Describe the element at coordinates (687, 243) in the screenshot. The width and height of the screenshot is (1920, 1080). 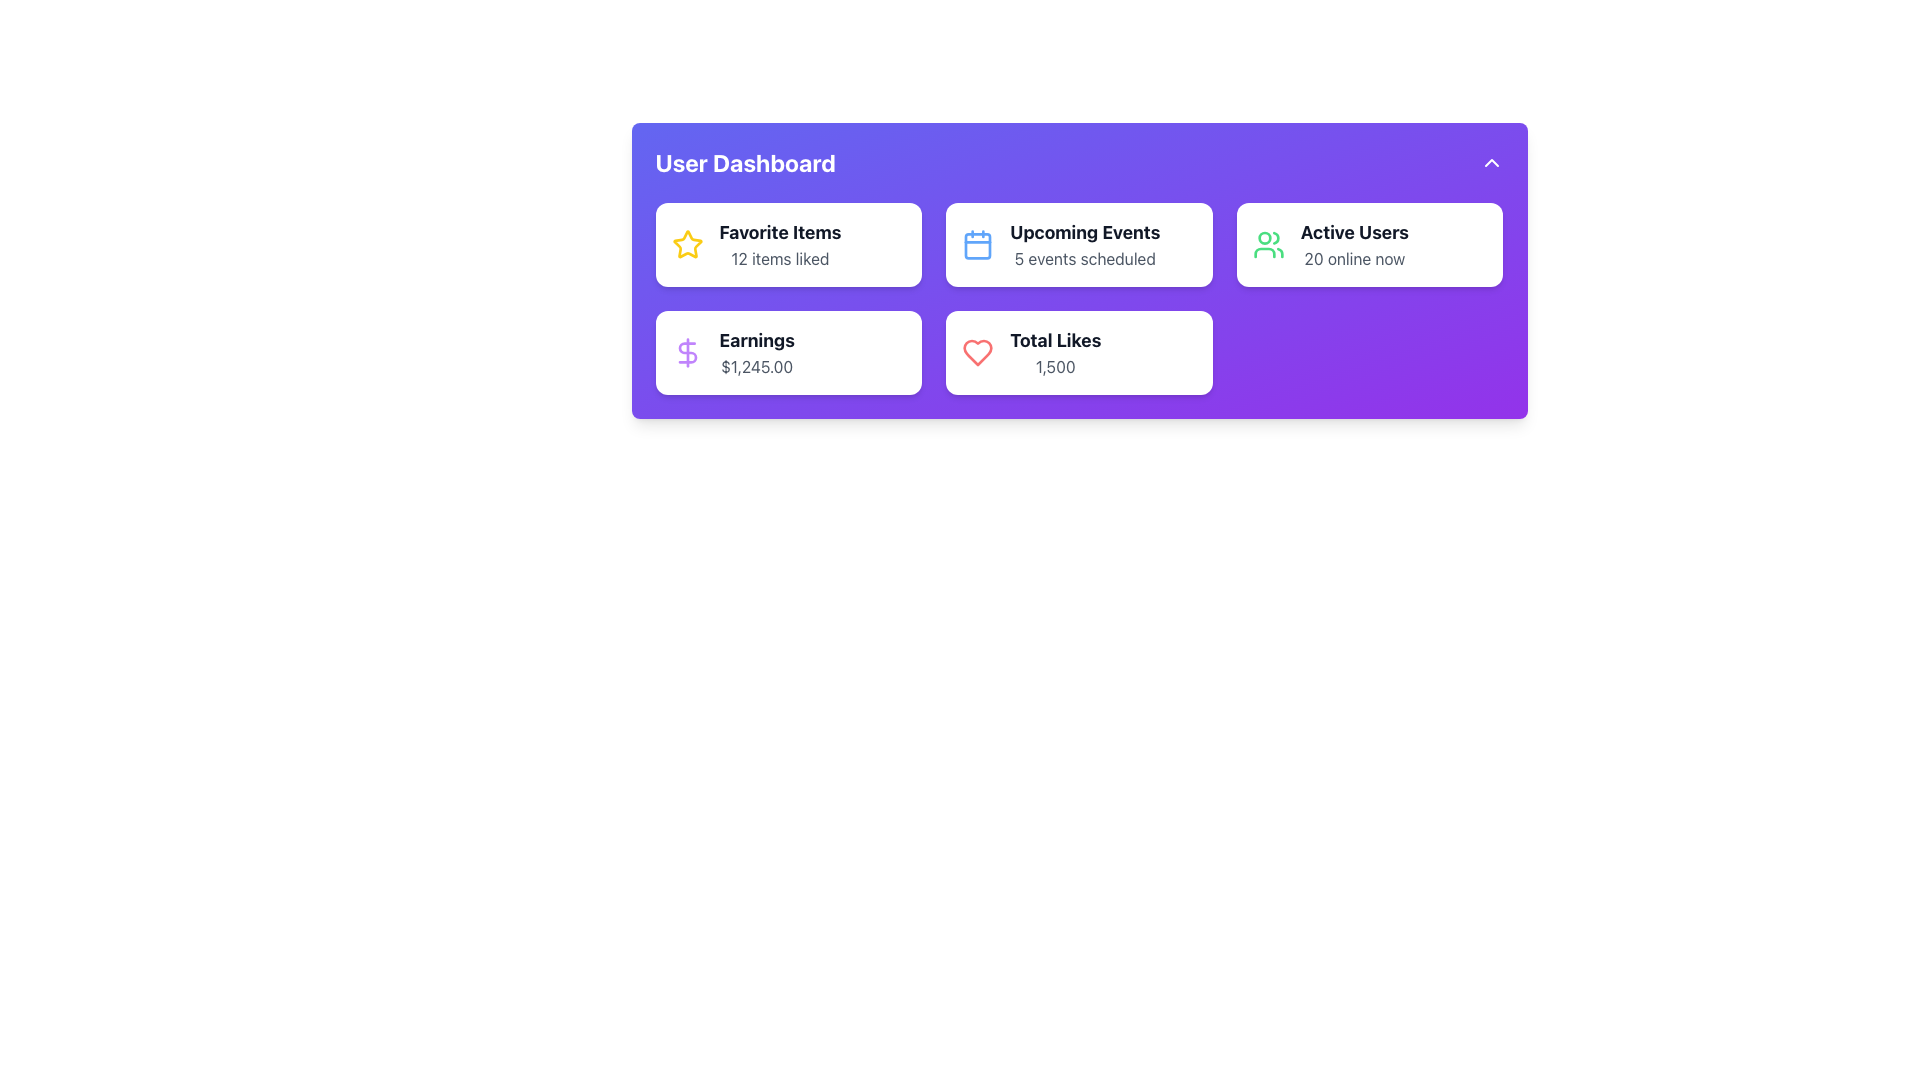
I see `the yellow star icon with a hollow center located within the 'Favorite Items' card in the User Dashboard interface` at that location.